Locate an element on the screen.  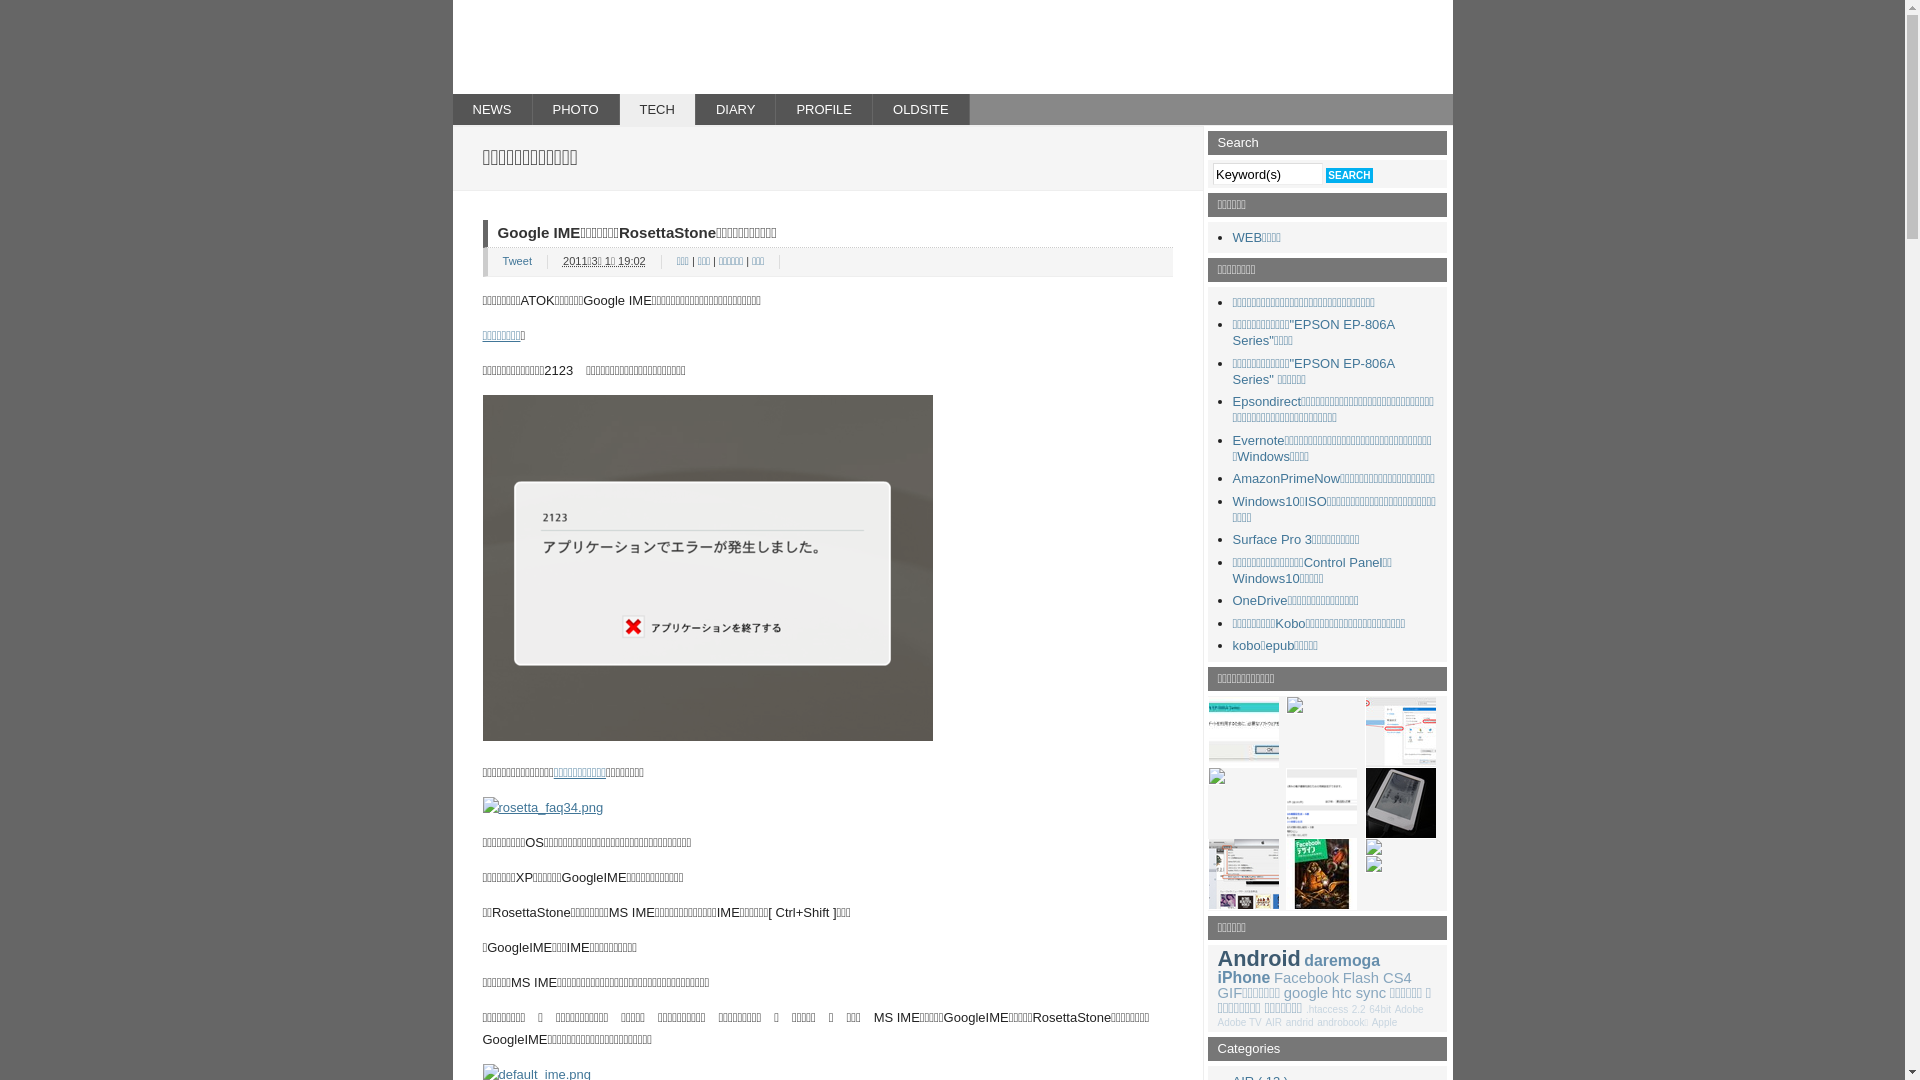
'Flash CS4' is located at coordinates (1376, 977).